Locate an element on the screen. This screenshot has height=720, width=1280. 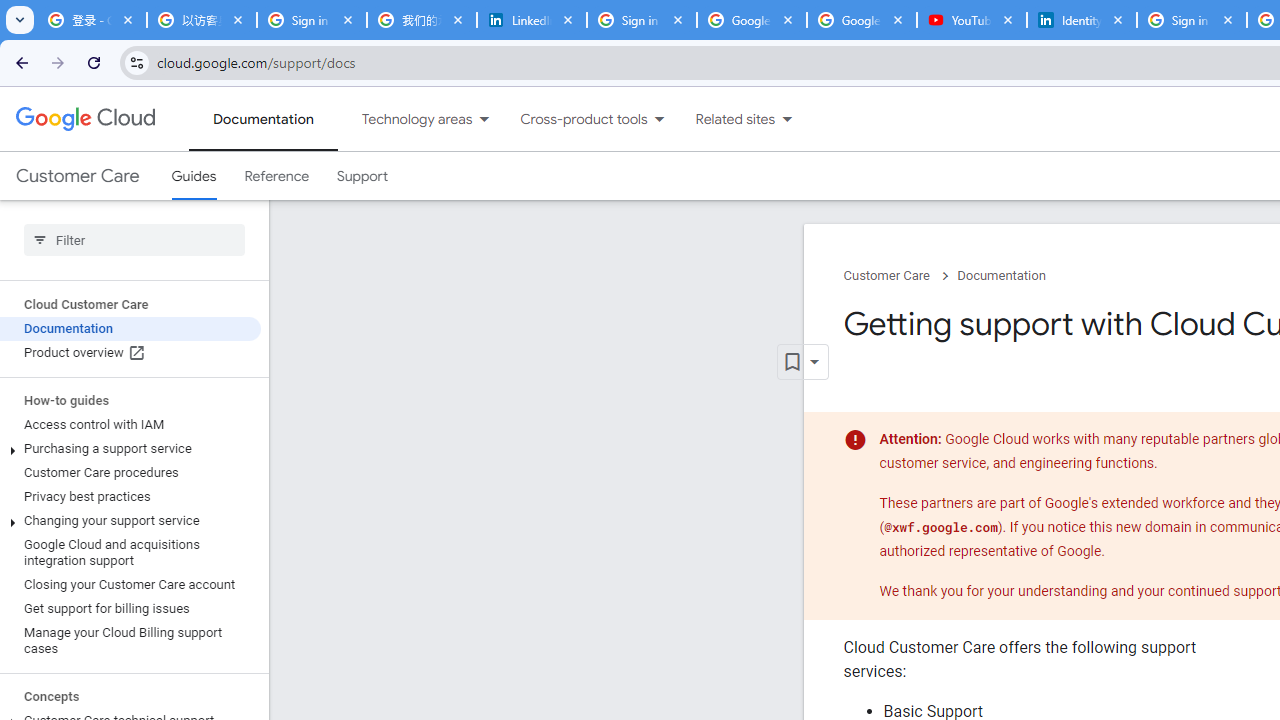
'Type to filter' is located at coordinates (133, 239).